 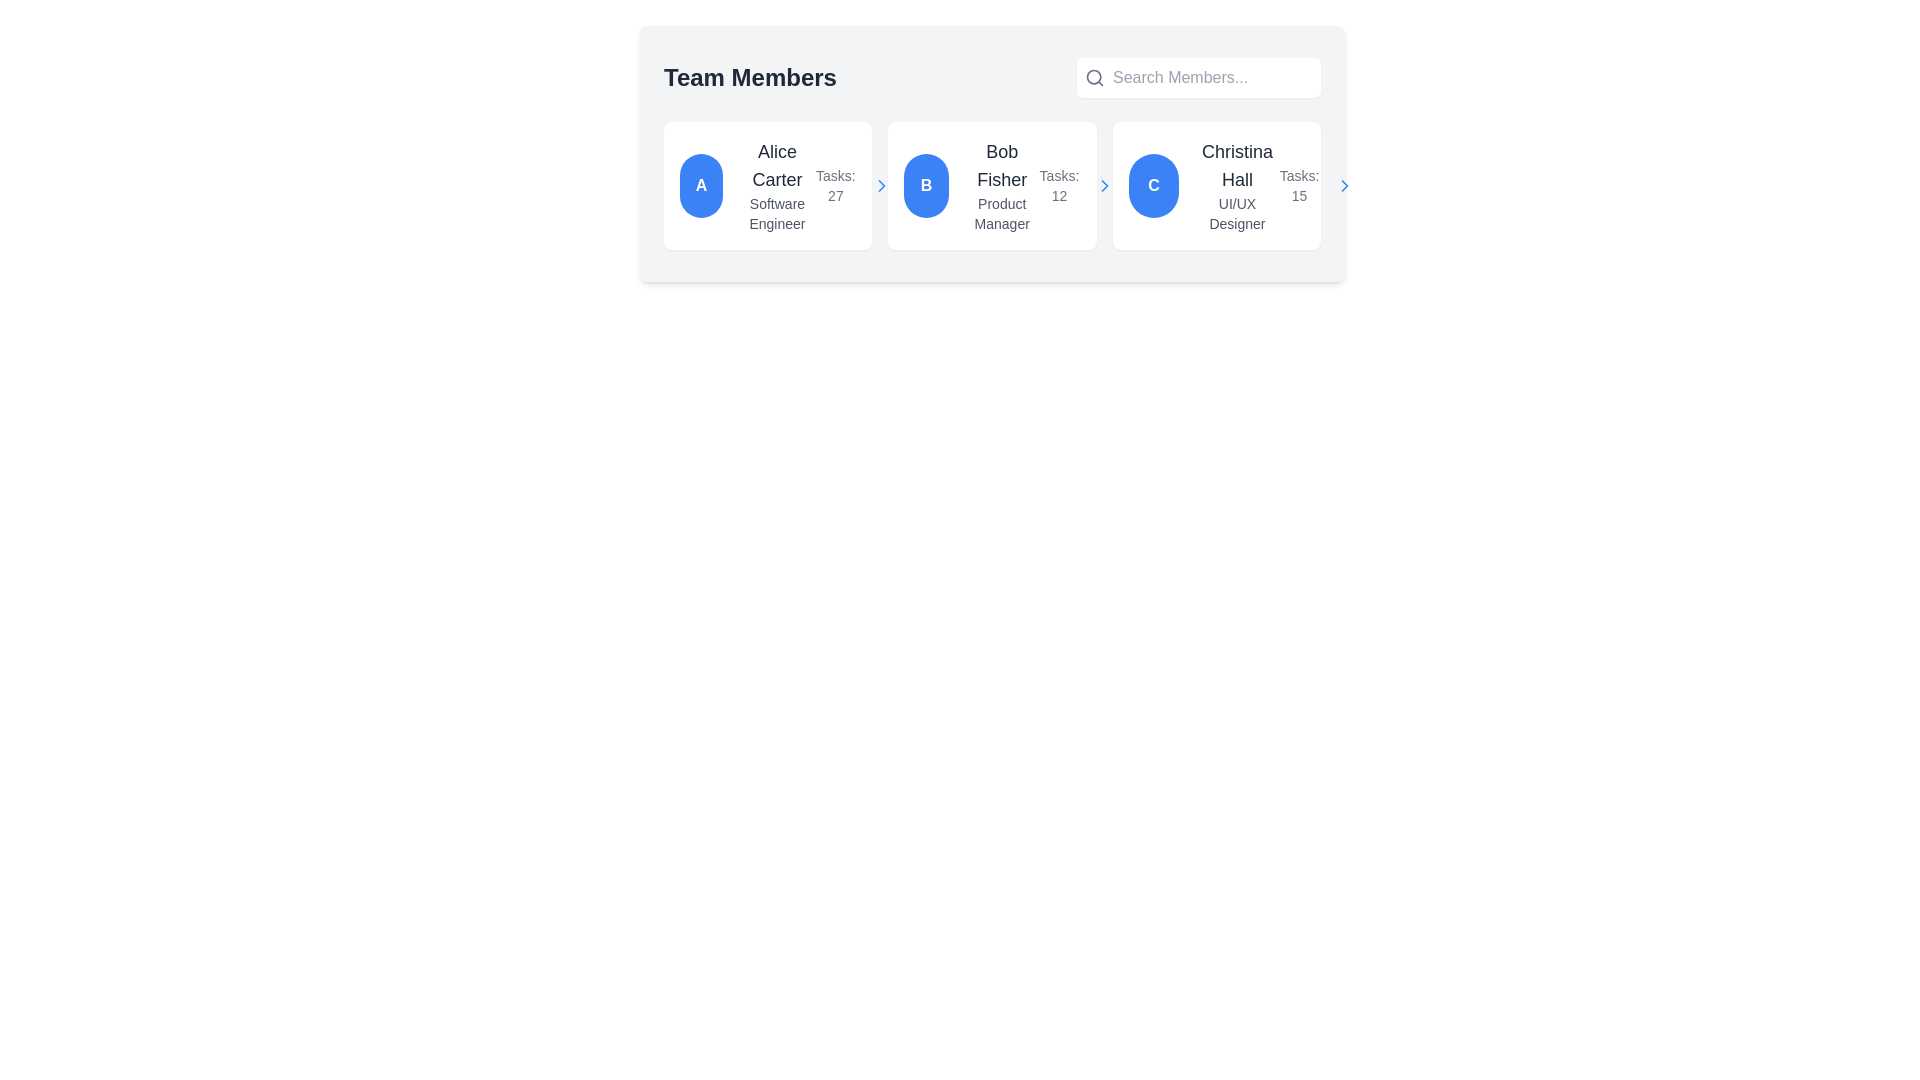 What do you see at coordinates (1002, 164) in the screenshot?
I see `the text label displaying 'Bob Fisher', which is located in the second position of a horizontal member list, above the descriptive text 'Product Manager'` at bounding box center [1002, 164].